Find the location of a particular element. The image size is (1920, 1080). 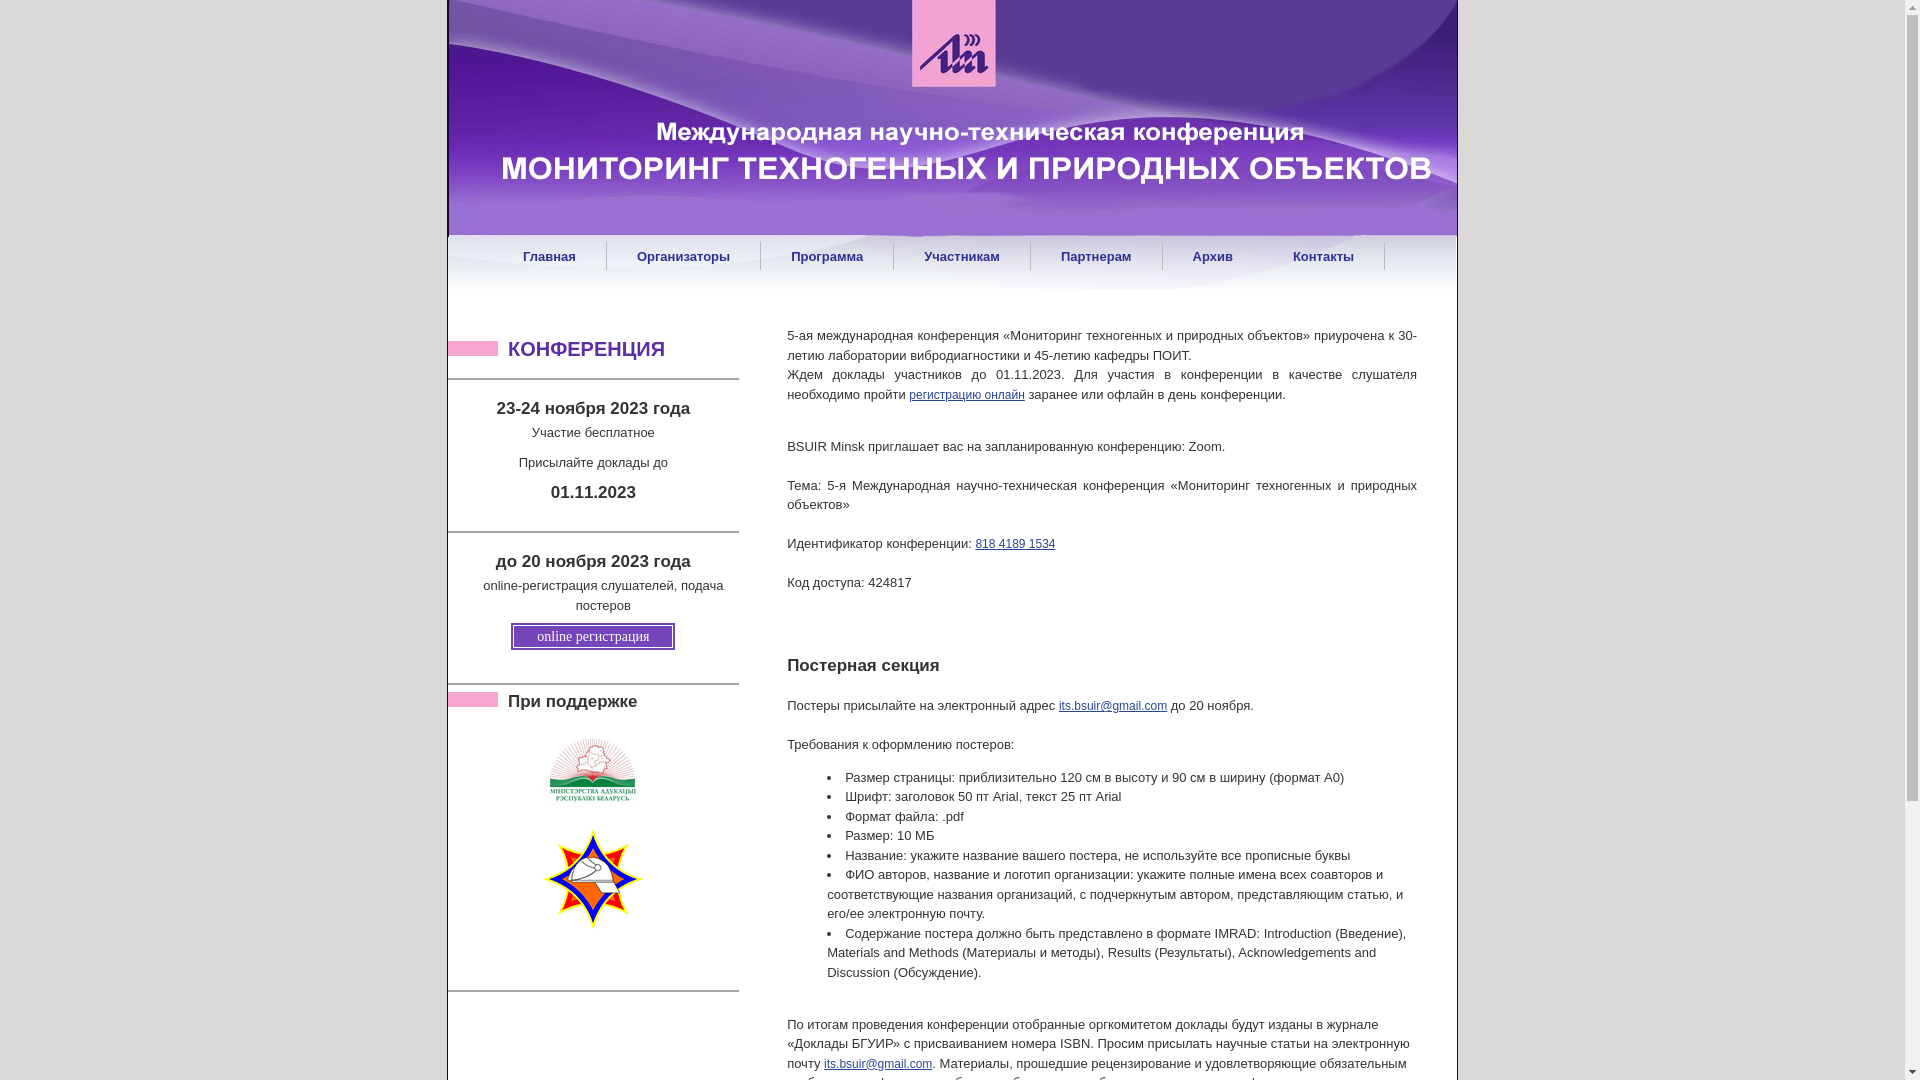

'its.bsuir@gmail.com' is located at coordinates (1112, 704).